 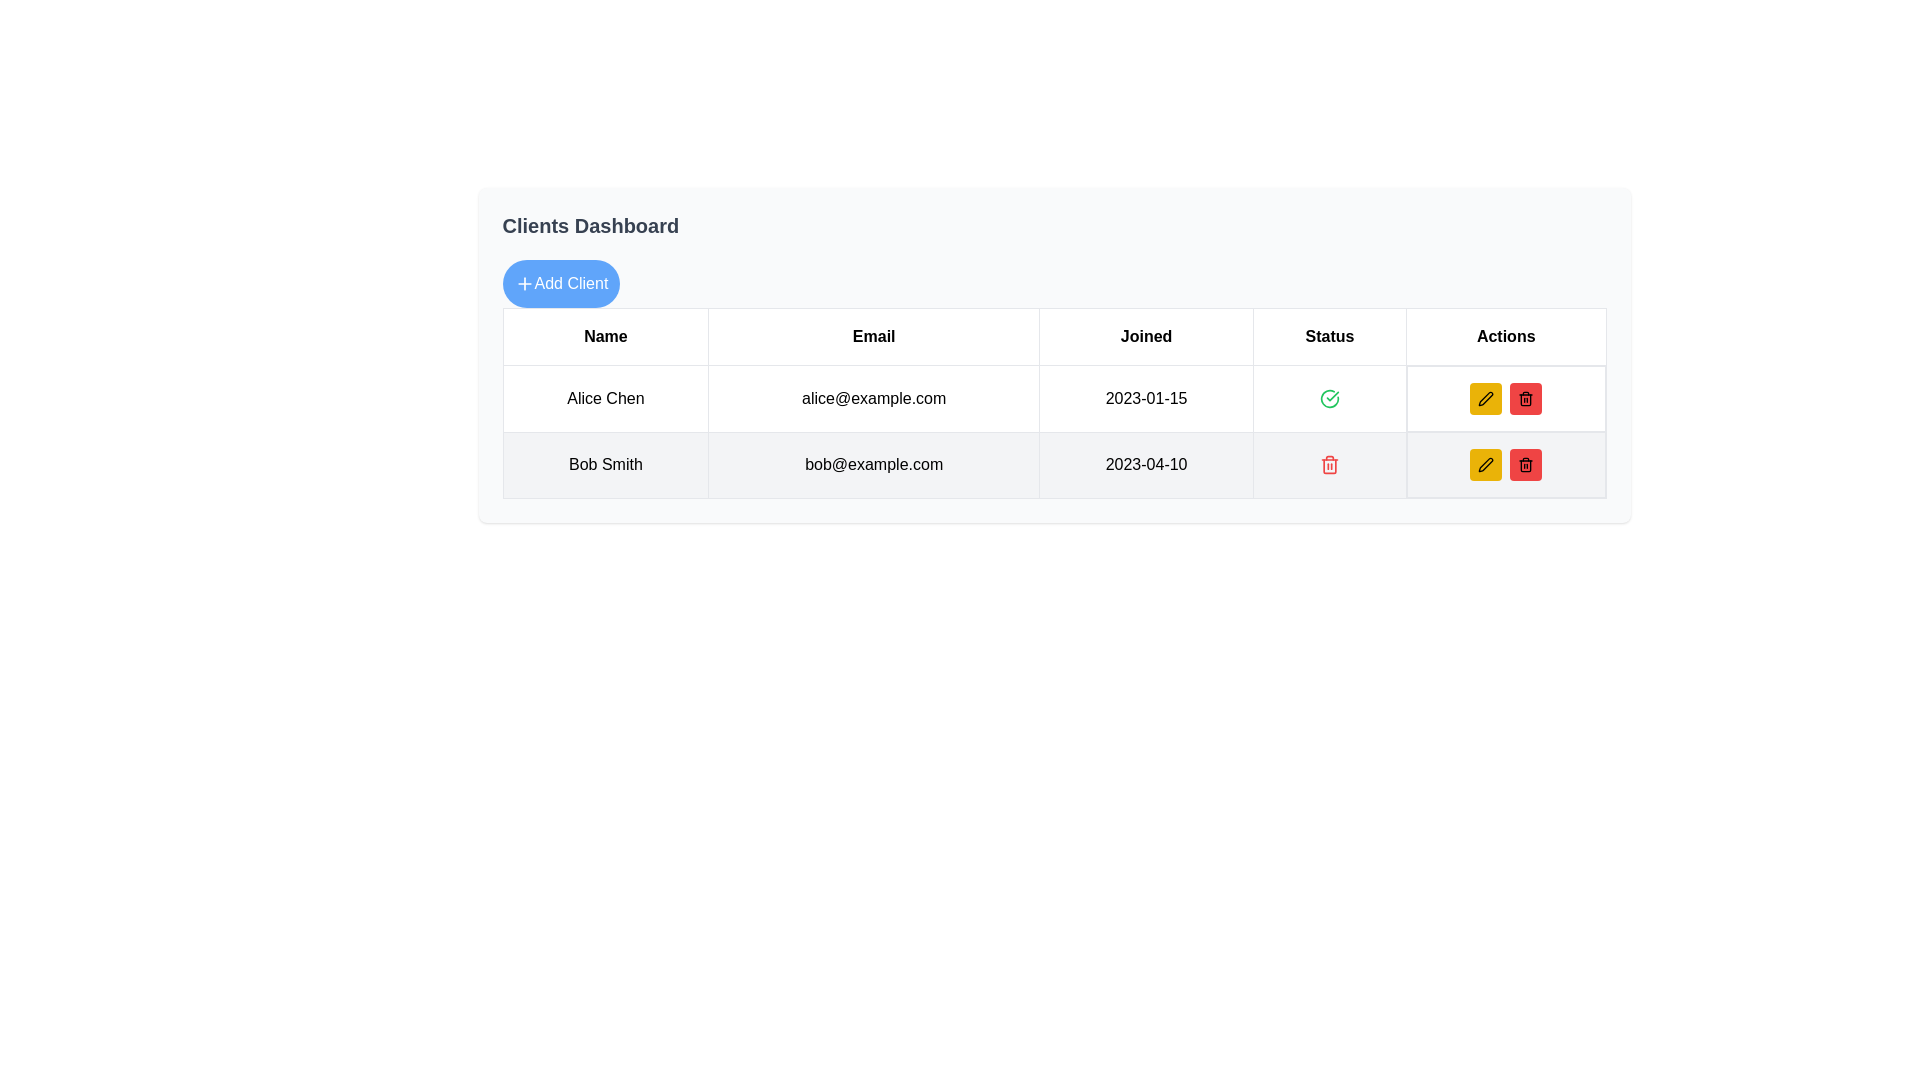 What do you see at coordinates (1146, 465) in the screenshot?
I see `the static text element displaying the date '2023-04-10' in the third column labeled 'Joined' of the second row in the table` at bounding box center [1146, 465].